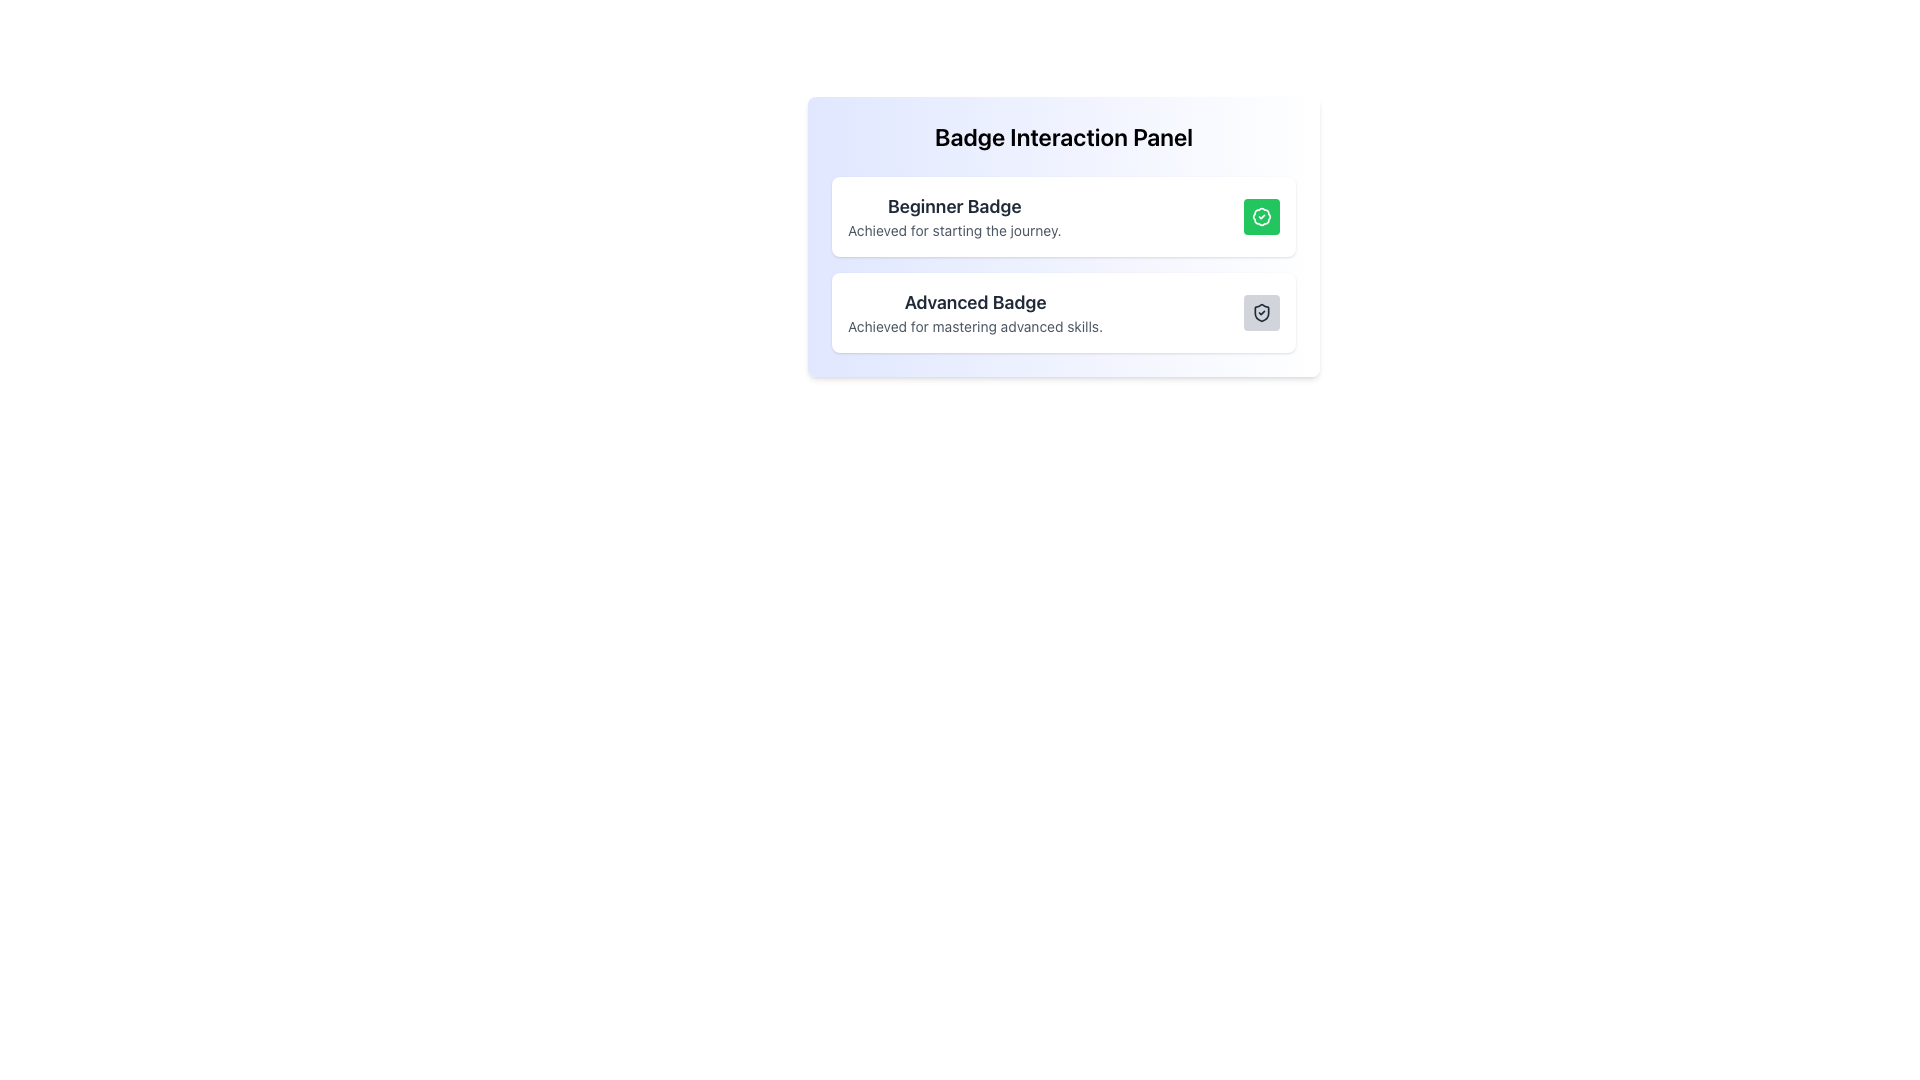 This screenshot has height=1080, width=1920. Describe the element at coordinates (953, 207) in the screenshot. I see `title text label that identifies the 'Beginner Badge' category, located in the upper part of the 'Badge Interaction Panel'` at that location.